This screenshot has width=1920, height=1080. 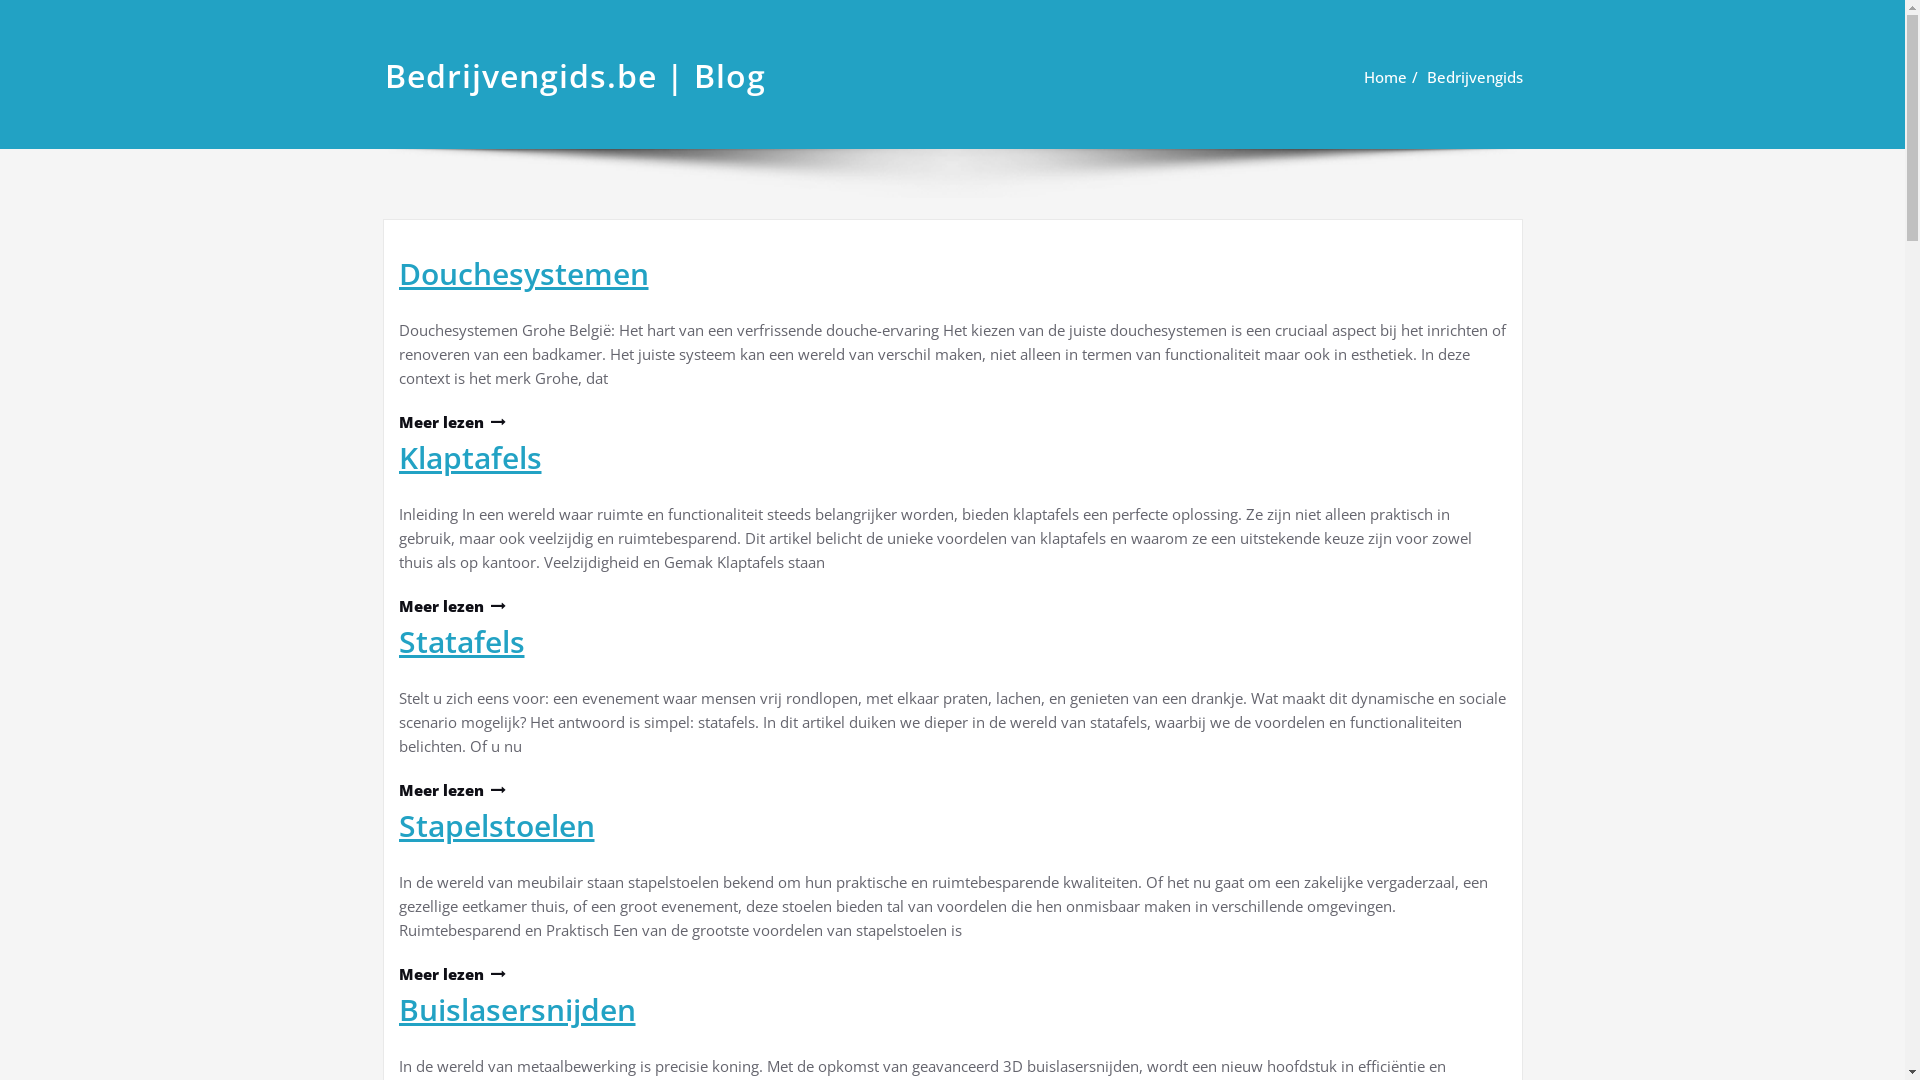 I want to click on 'Statafels', so click(x=459, y=641).